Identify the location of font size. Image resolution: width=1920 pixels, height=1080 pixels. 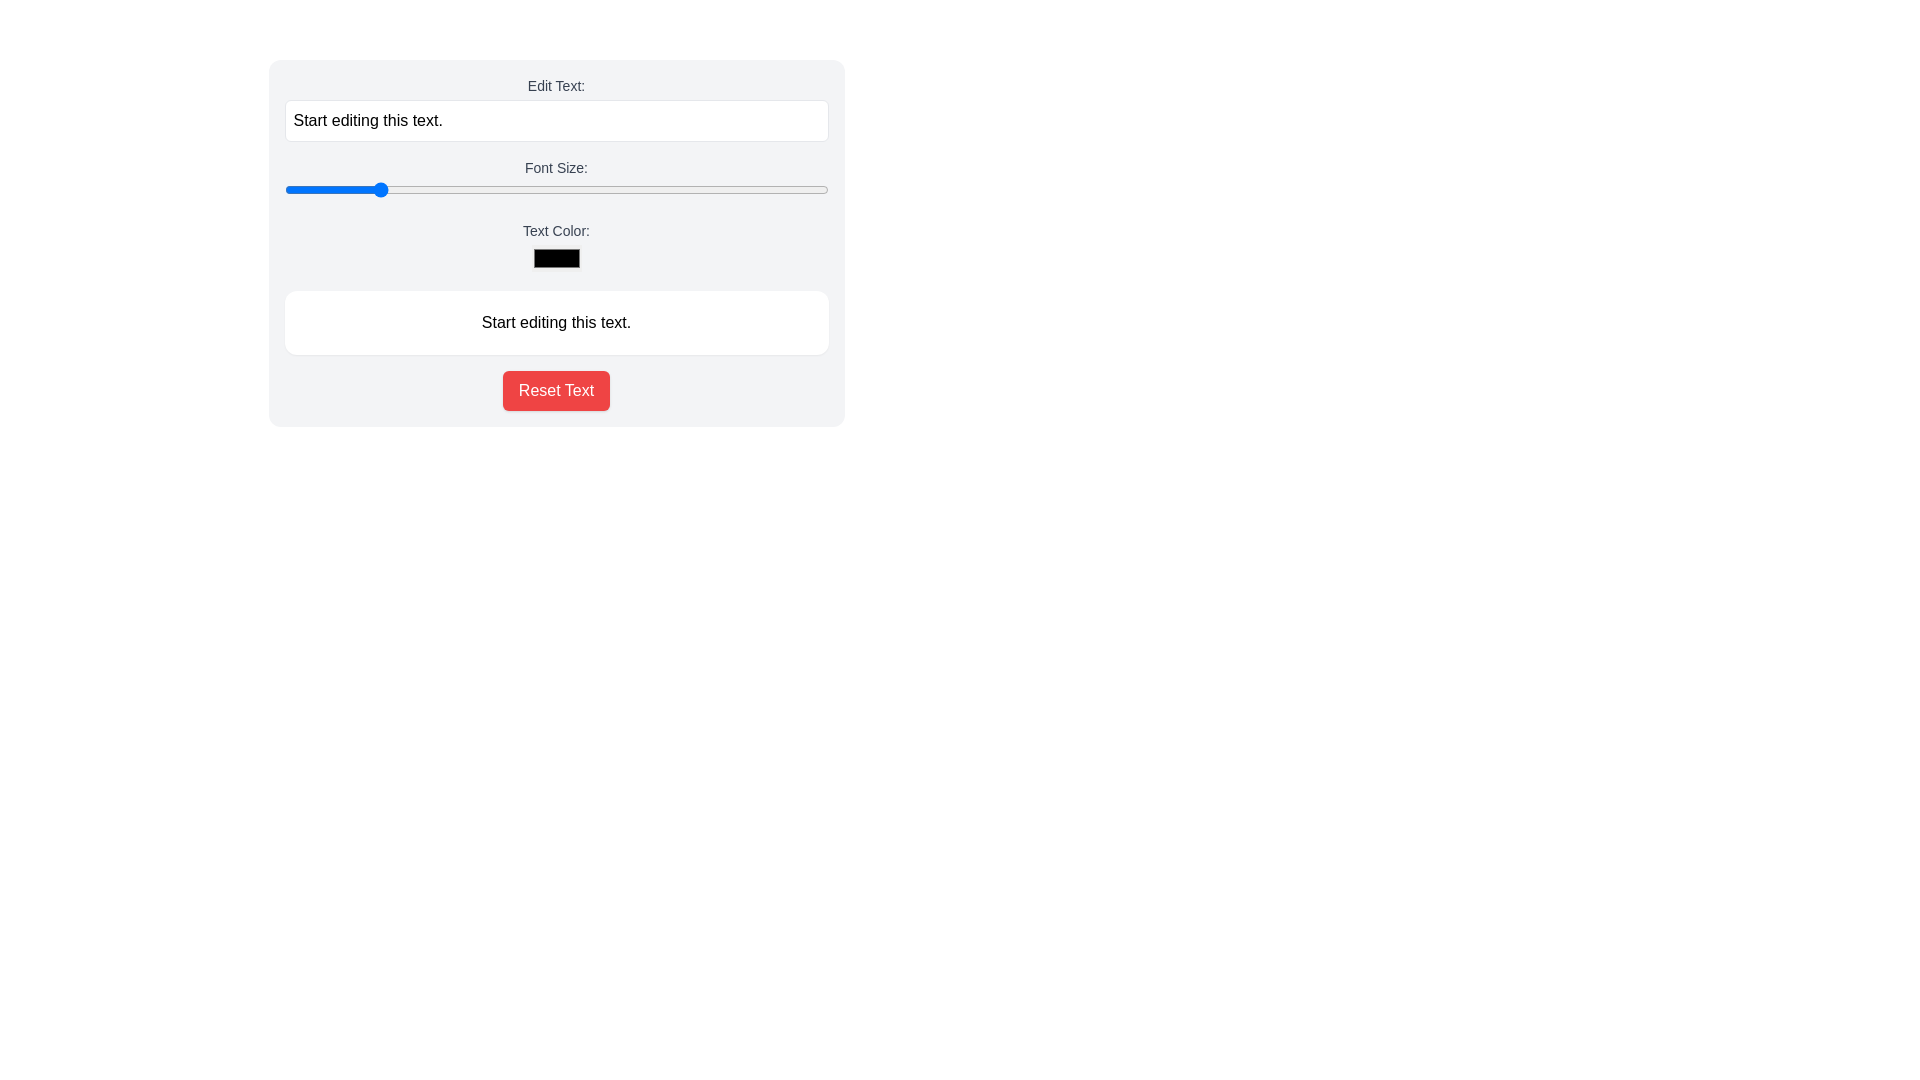
(578, 189).